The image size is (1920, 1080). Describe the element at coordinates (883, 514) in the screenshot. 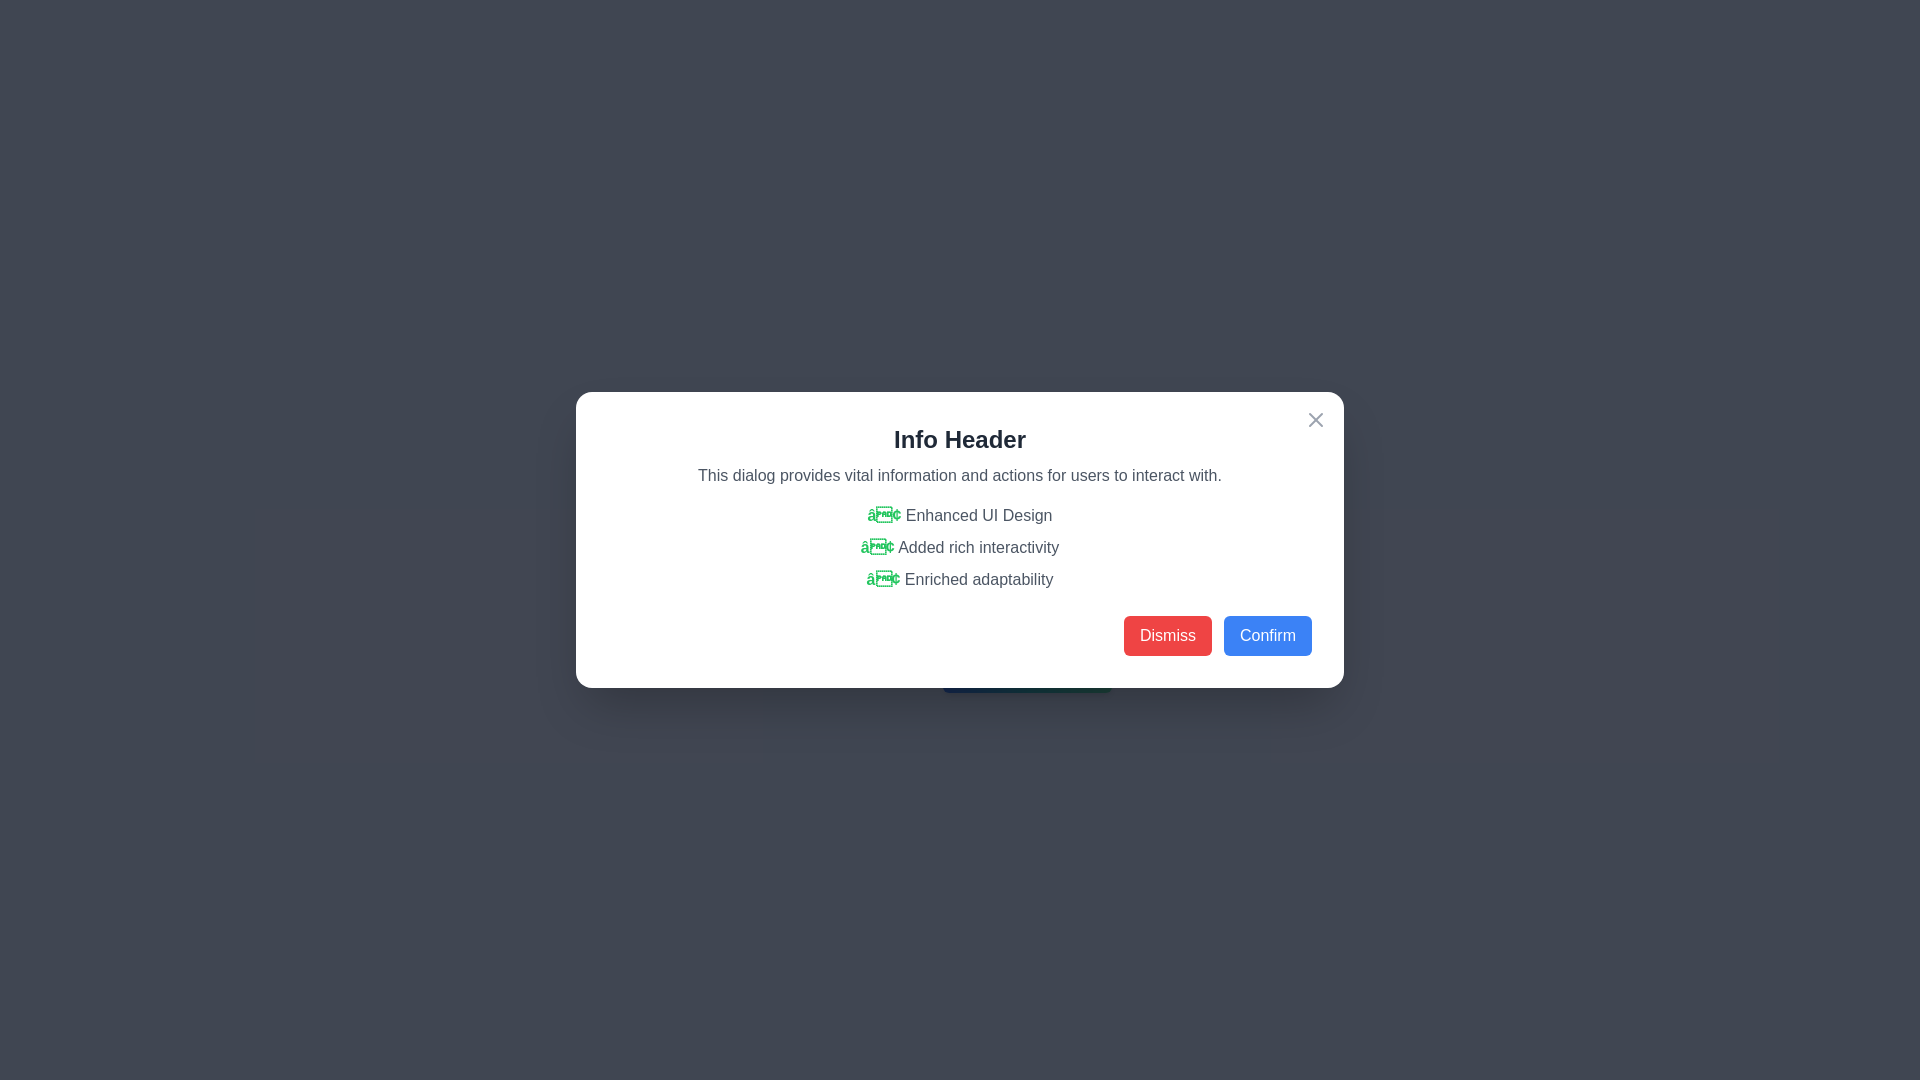

I see `the design of the bullet point element, which is a bold green character (•) located to the left of the text 'Enhanced UI Design' at the top of a list in a modal dialog` at that location.